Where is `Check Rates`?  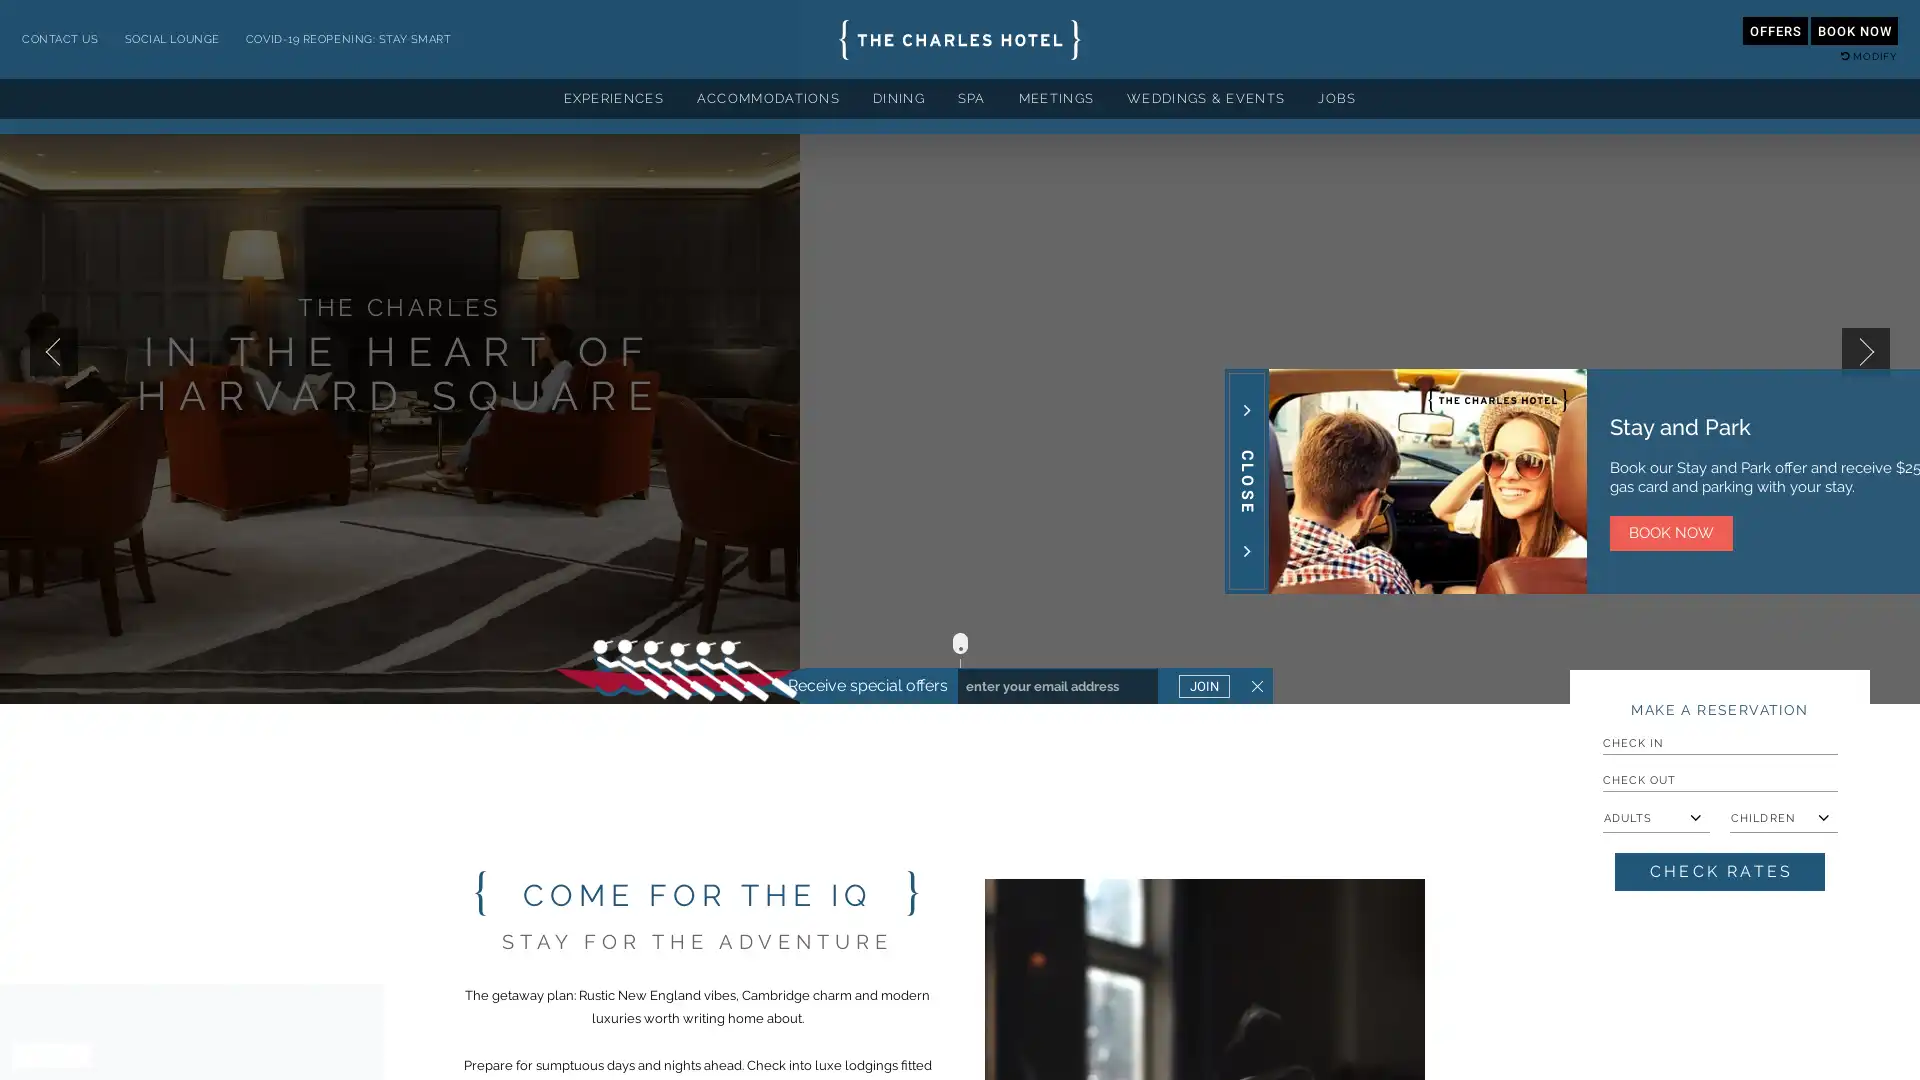
Check Rates is located at coordinates (1718, 870).